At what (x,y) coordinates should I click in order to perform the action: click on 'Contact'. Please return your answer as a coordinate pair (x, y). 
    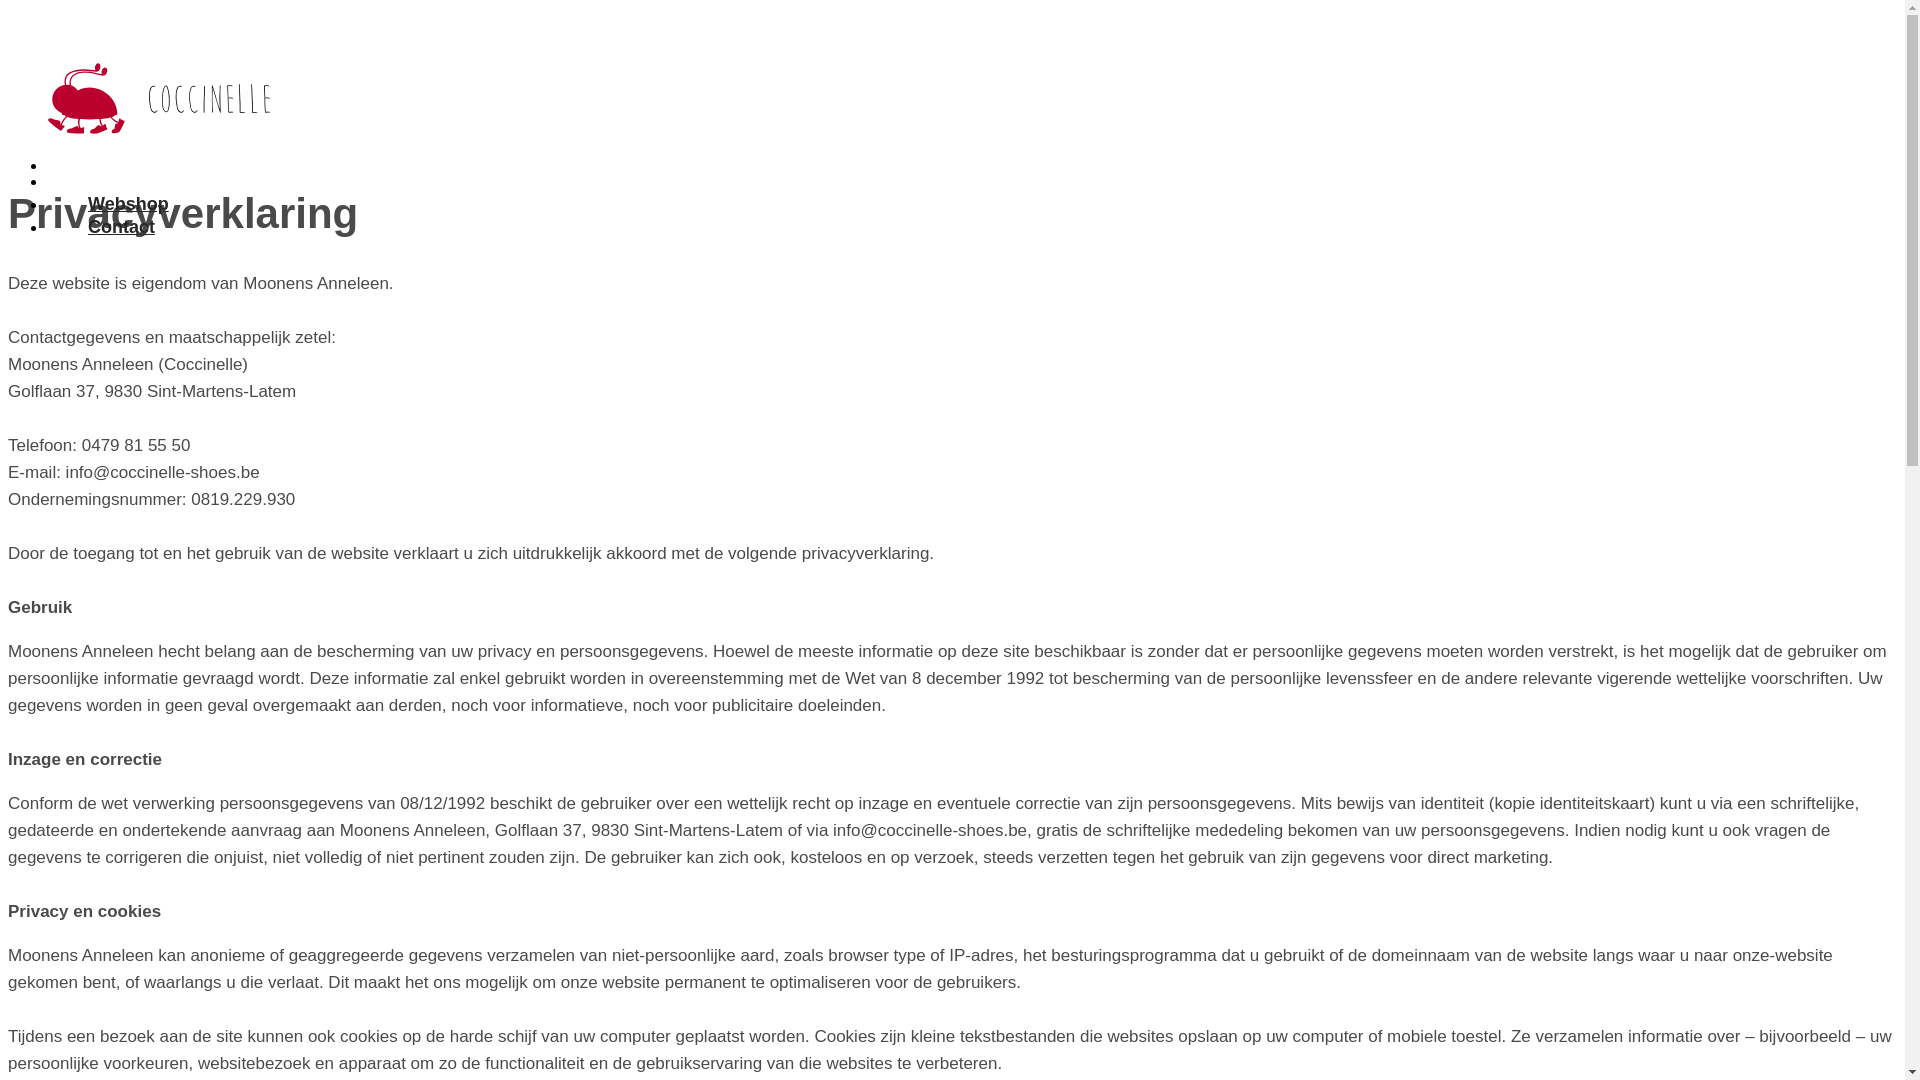
    Looking at the image, I should click on (157, 198).